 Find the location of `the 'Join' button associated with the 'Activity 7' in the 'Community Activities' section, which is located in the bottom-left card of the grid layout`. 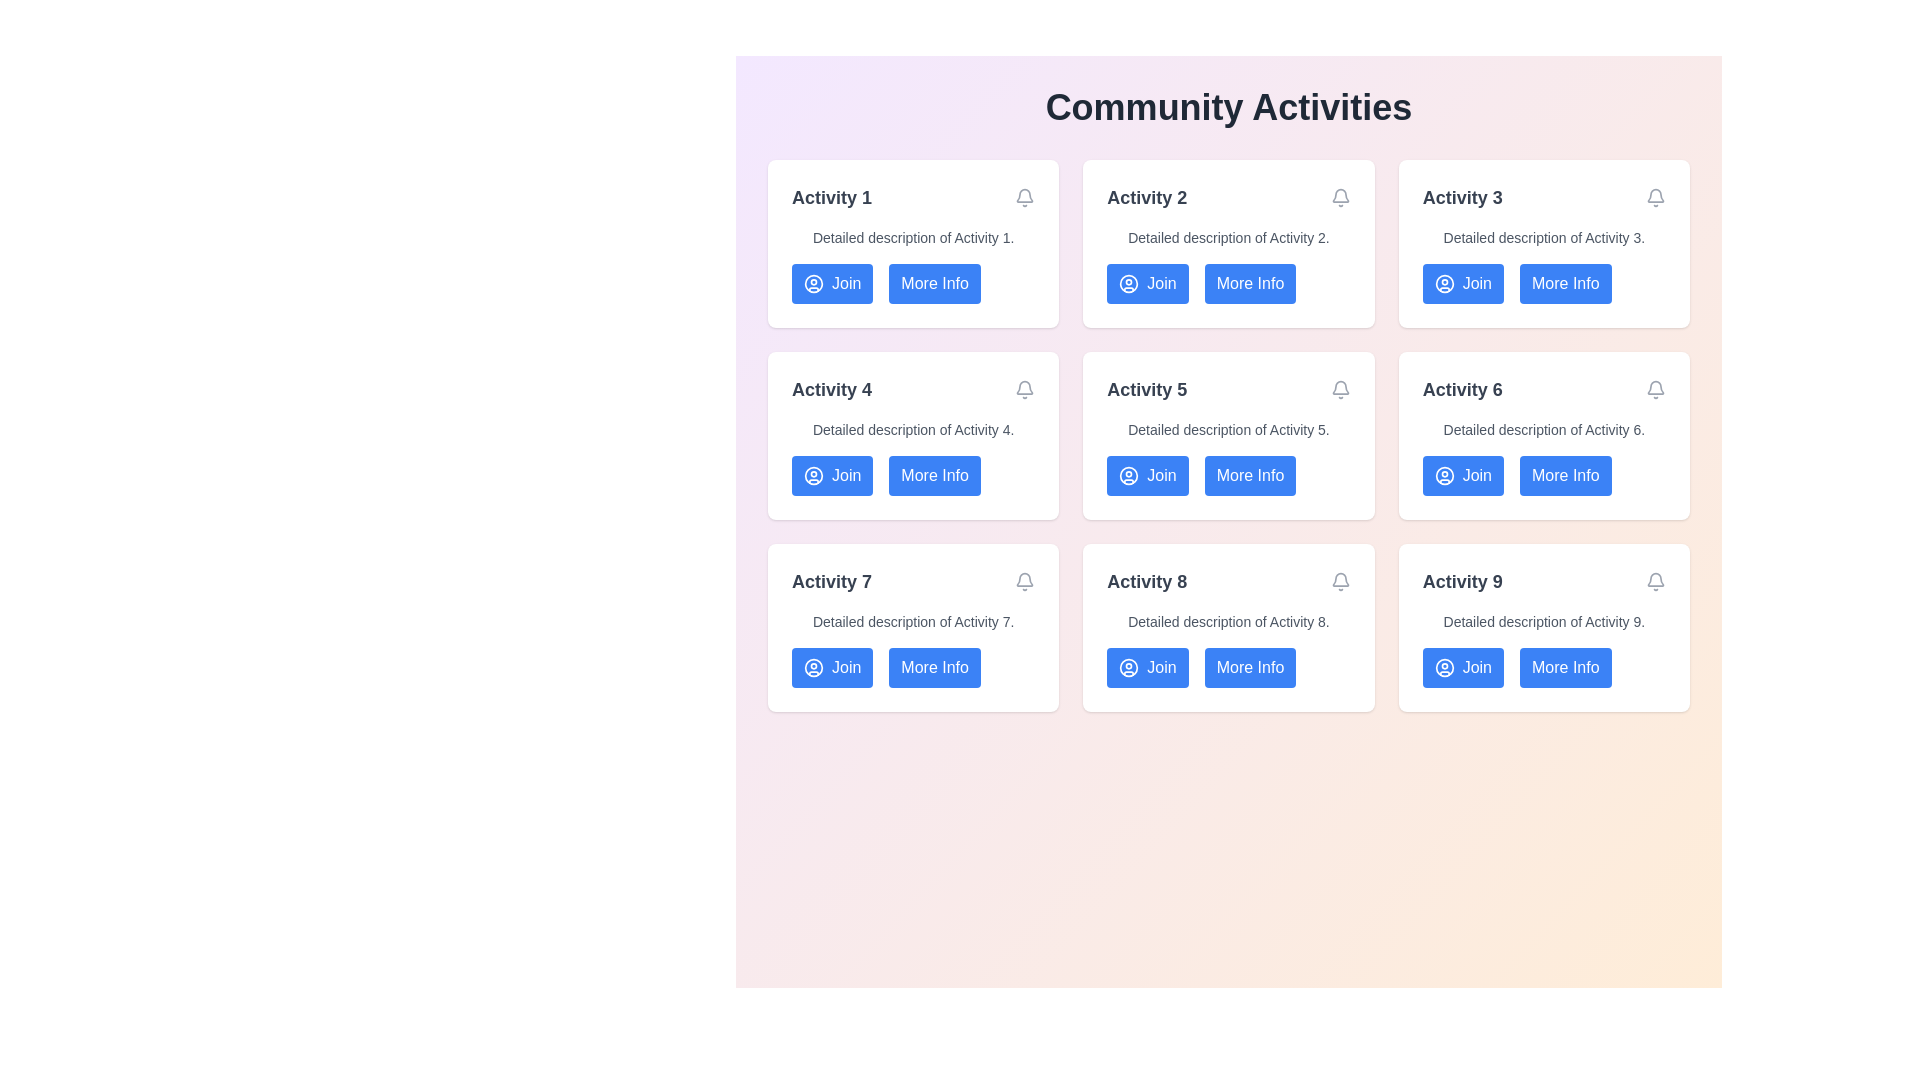

the 'Join' button associated with the 'Activity 7' in the 'Community Activities' section, which is located in the bottom-left card of the grid layout is located at coordinates (814, 667).